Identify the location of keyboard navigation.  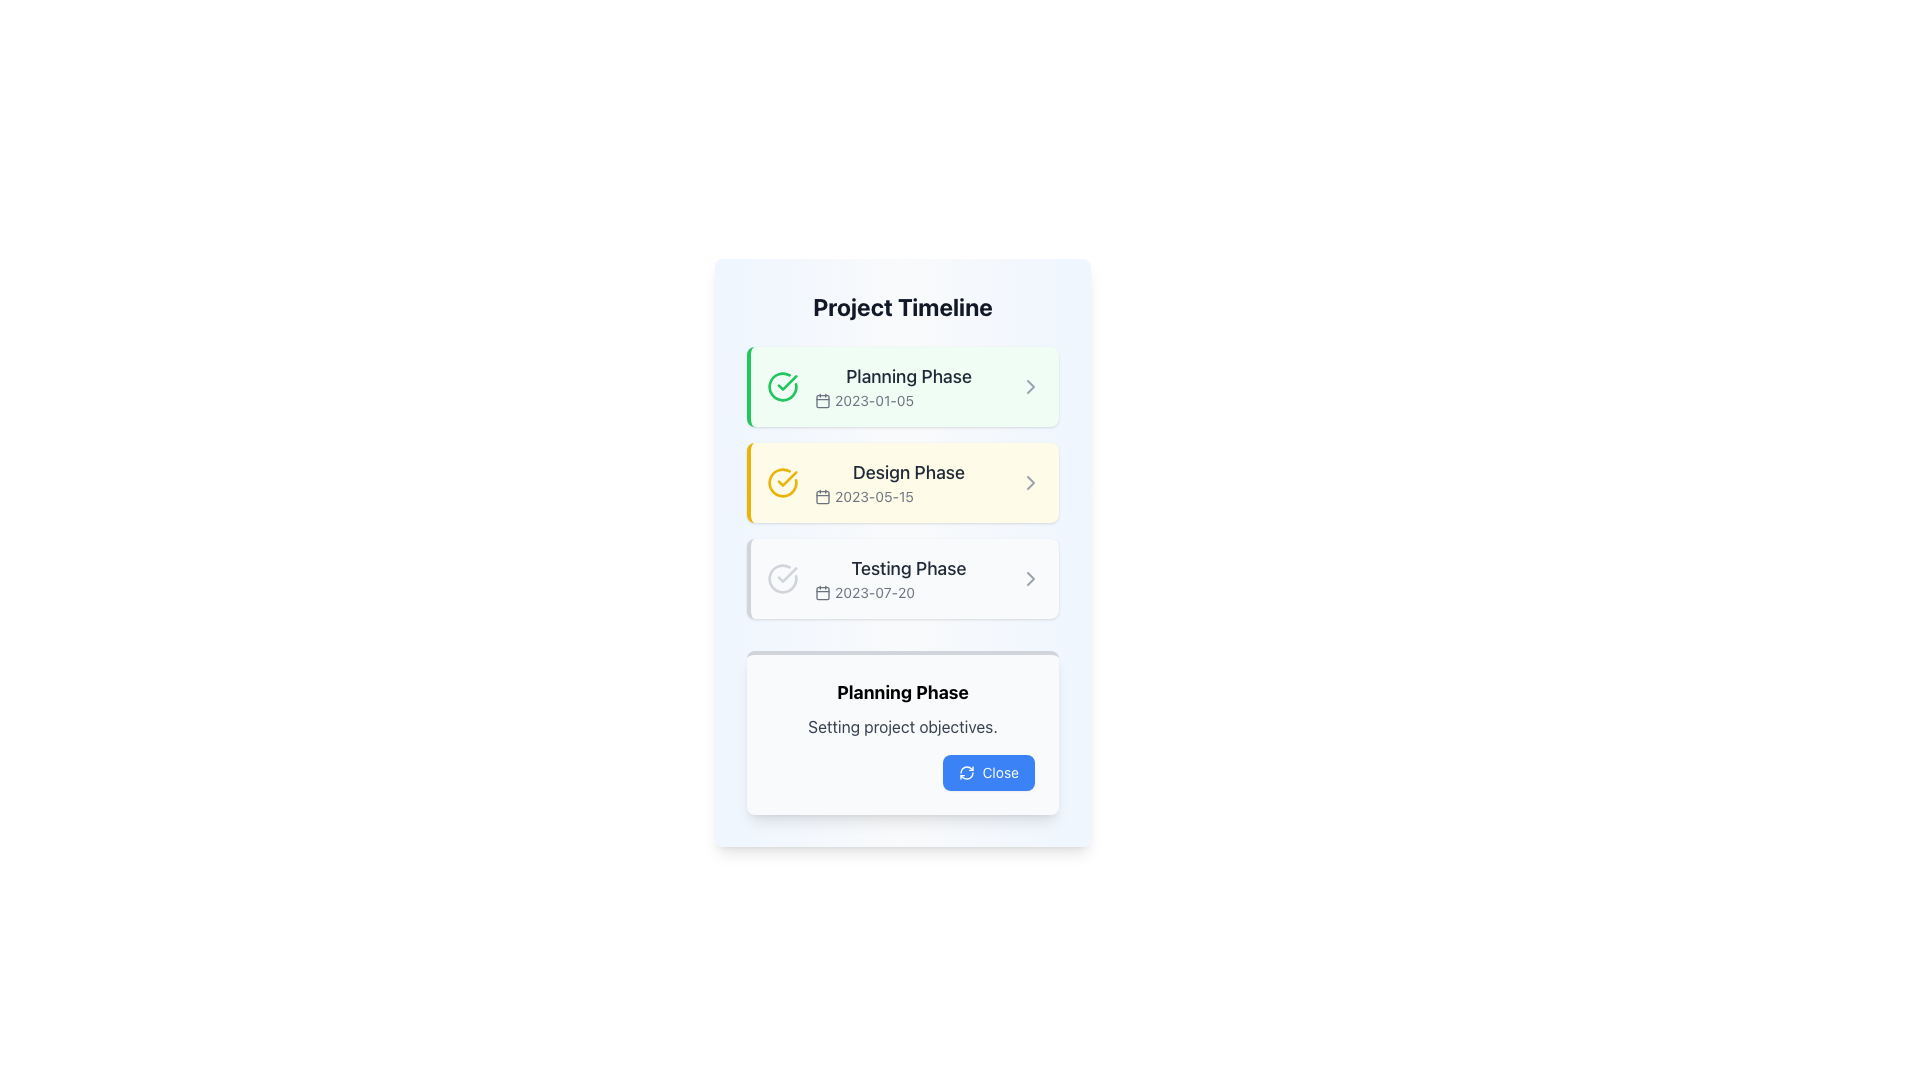
(907, 578).